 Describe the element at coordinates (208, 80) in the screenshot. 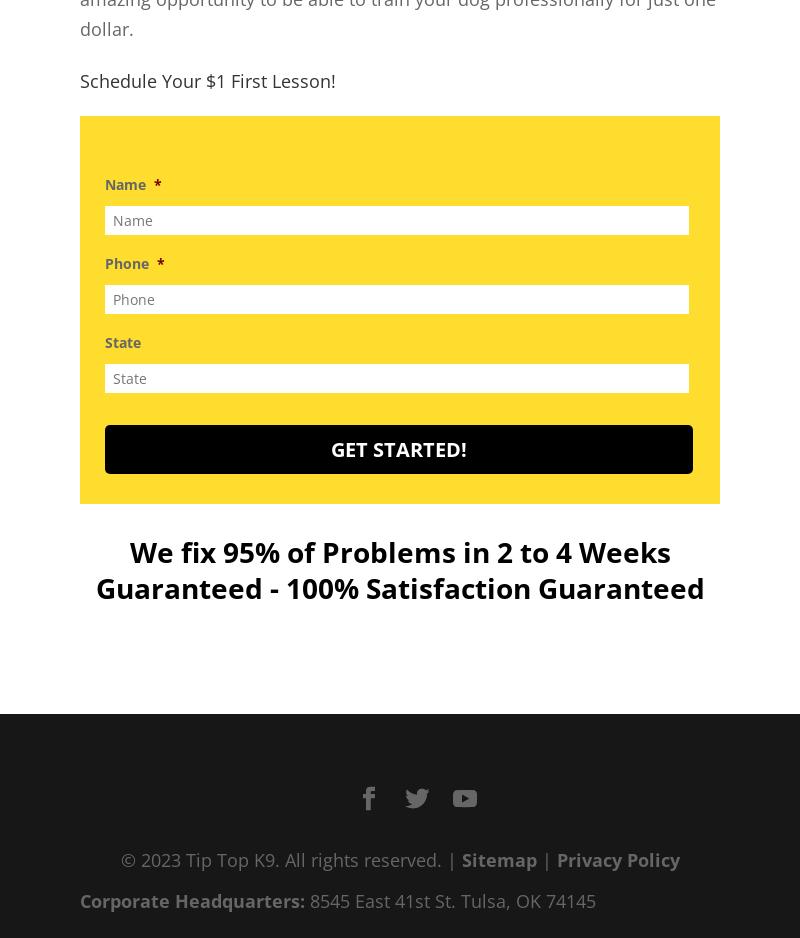

I see `'Schedule Your $1 First Lesson!'` at that location.